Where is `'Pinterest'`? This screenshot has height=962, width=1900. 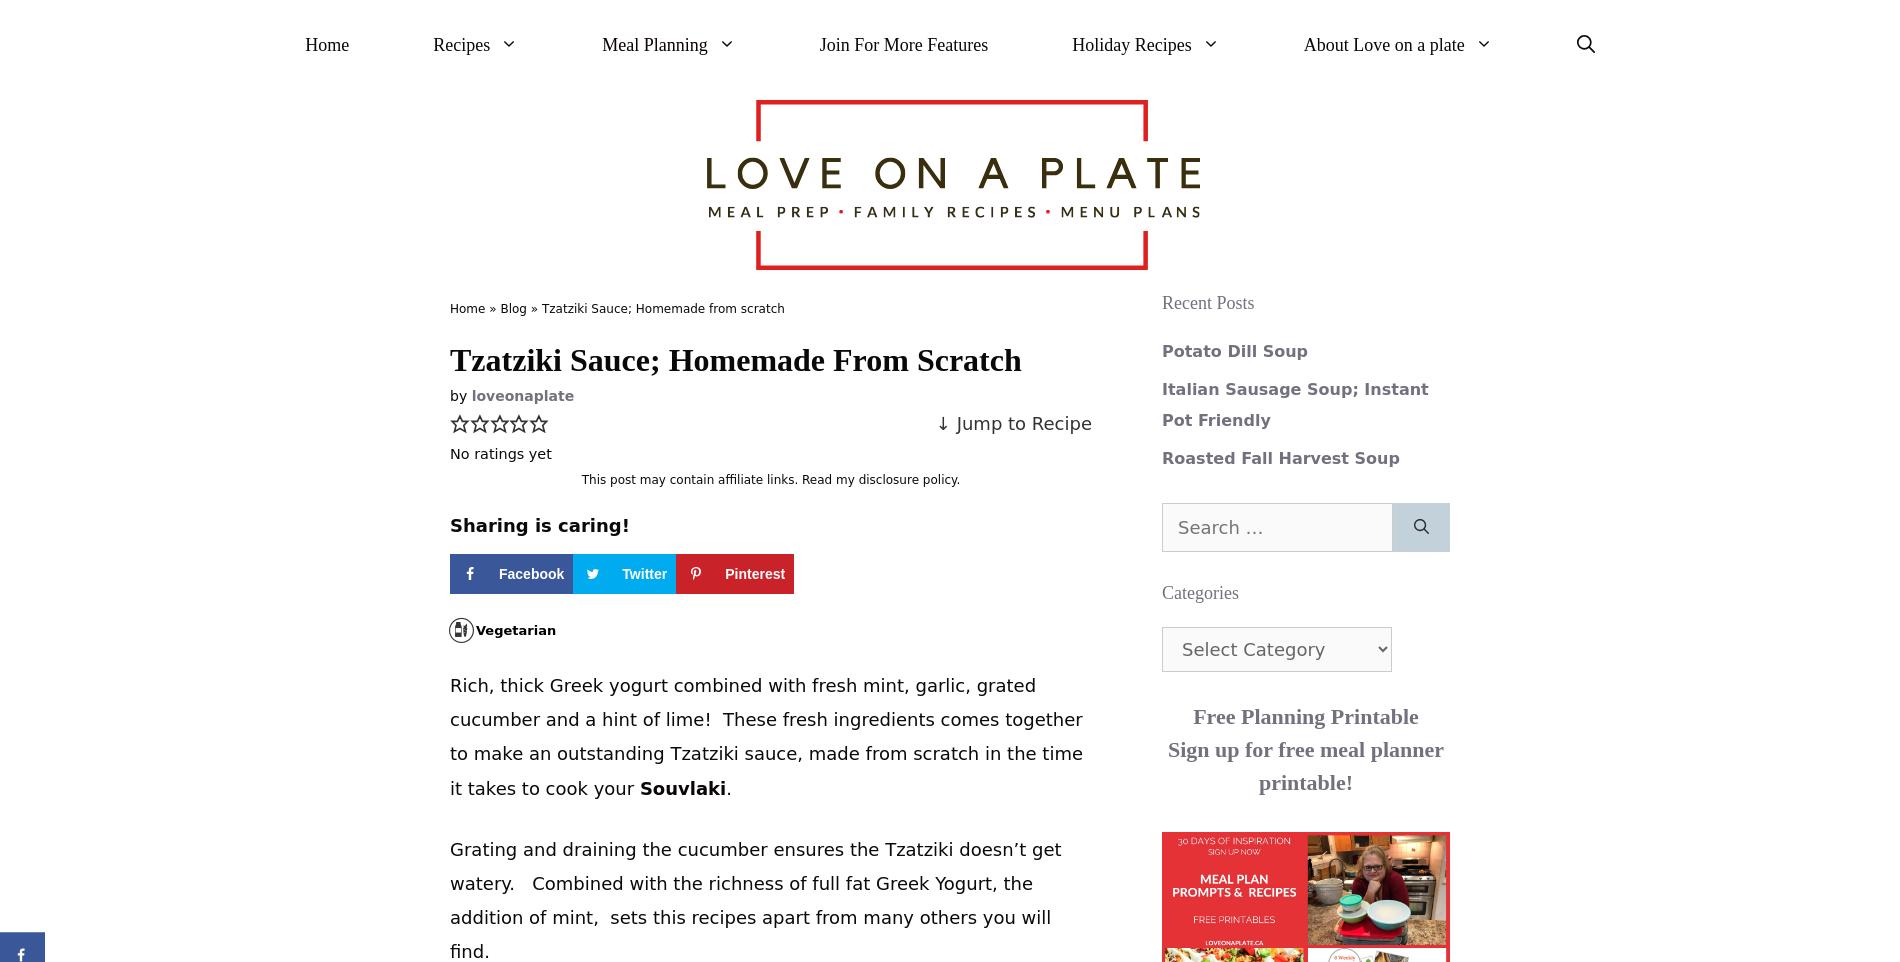 'Pinterest' is located at coordinates (724, 572).